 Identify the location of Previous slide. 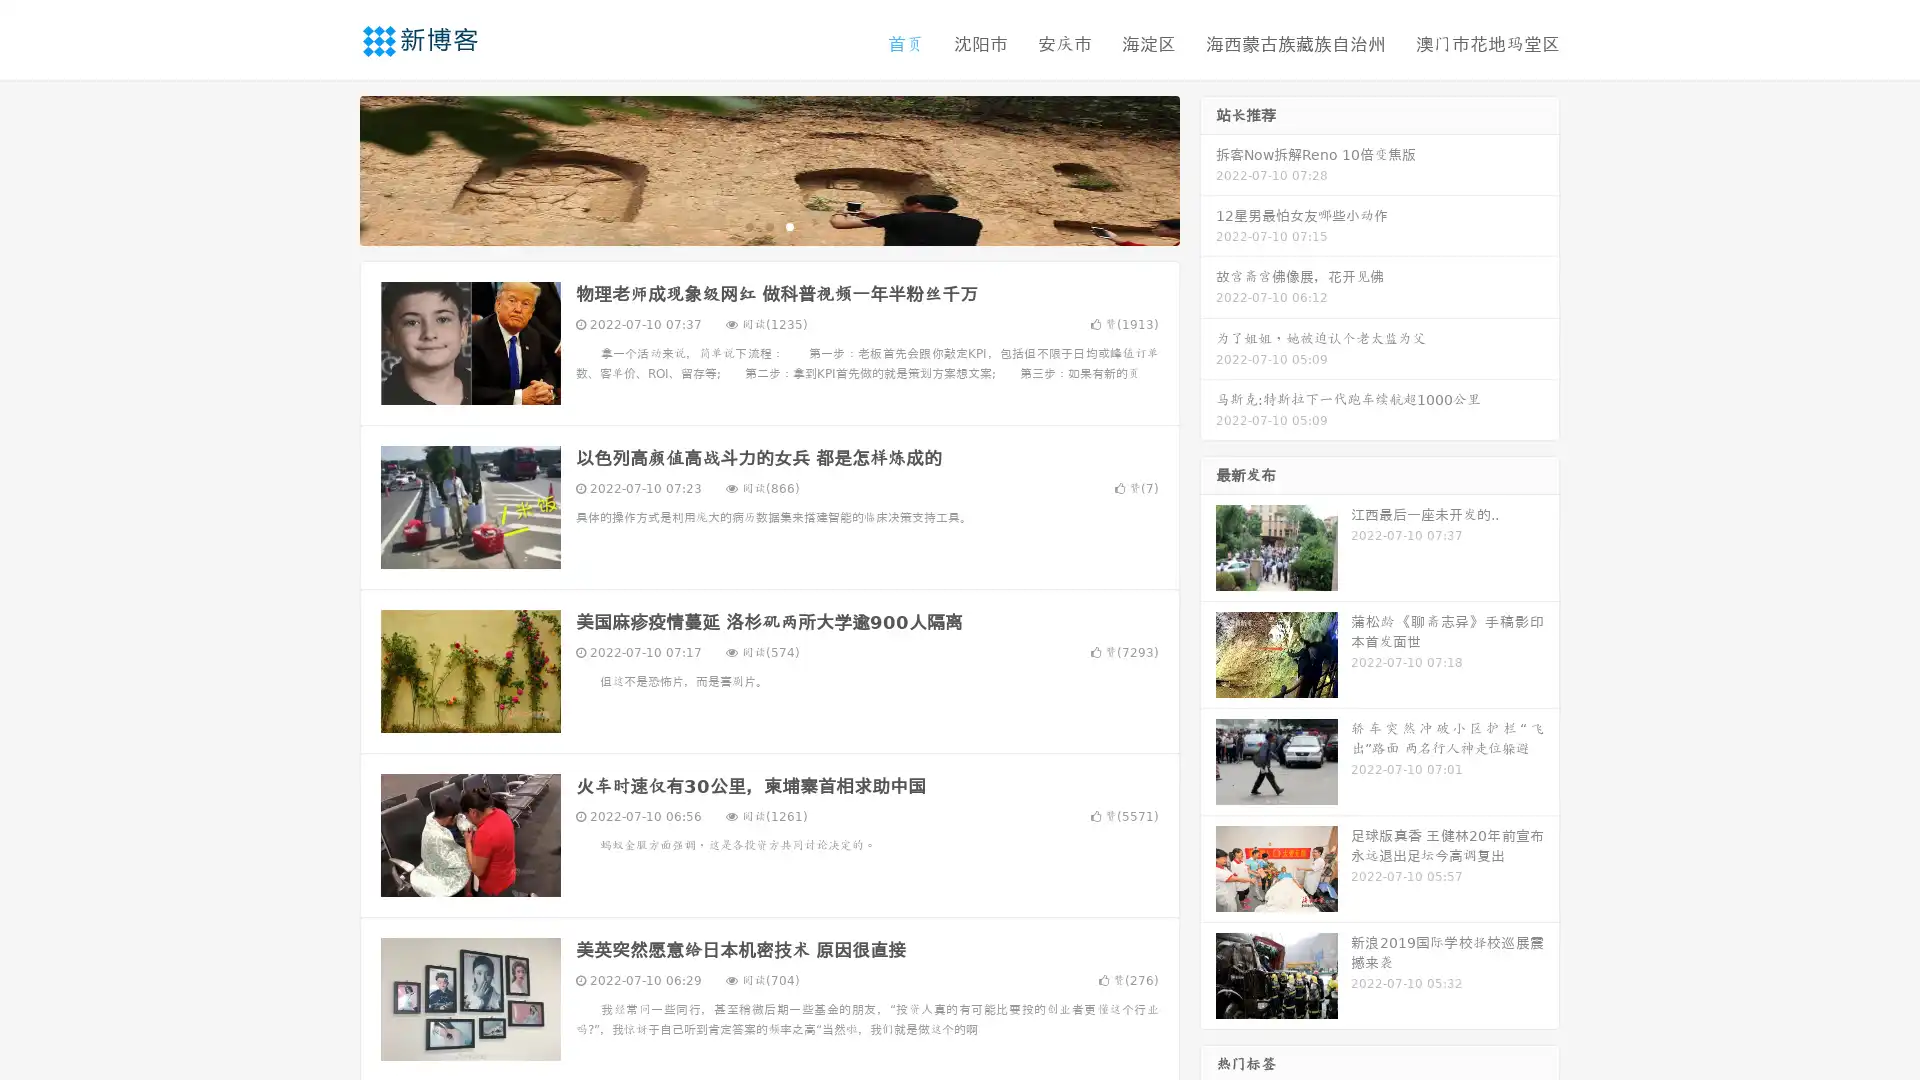
(330, 168).